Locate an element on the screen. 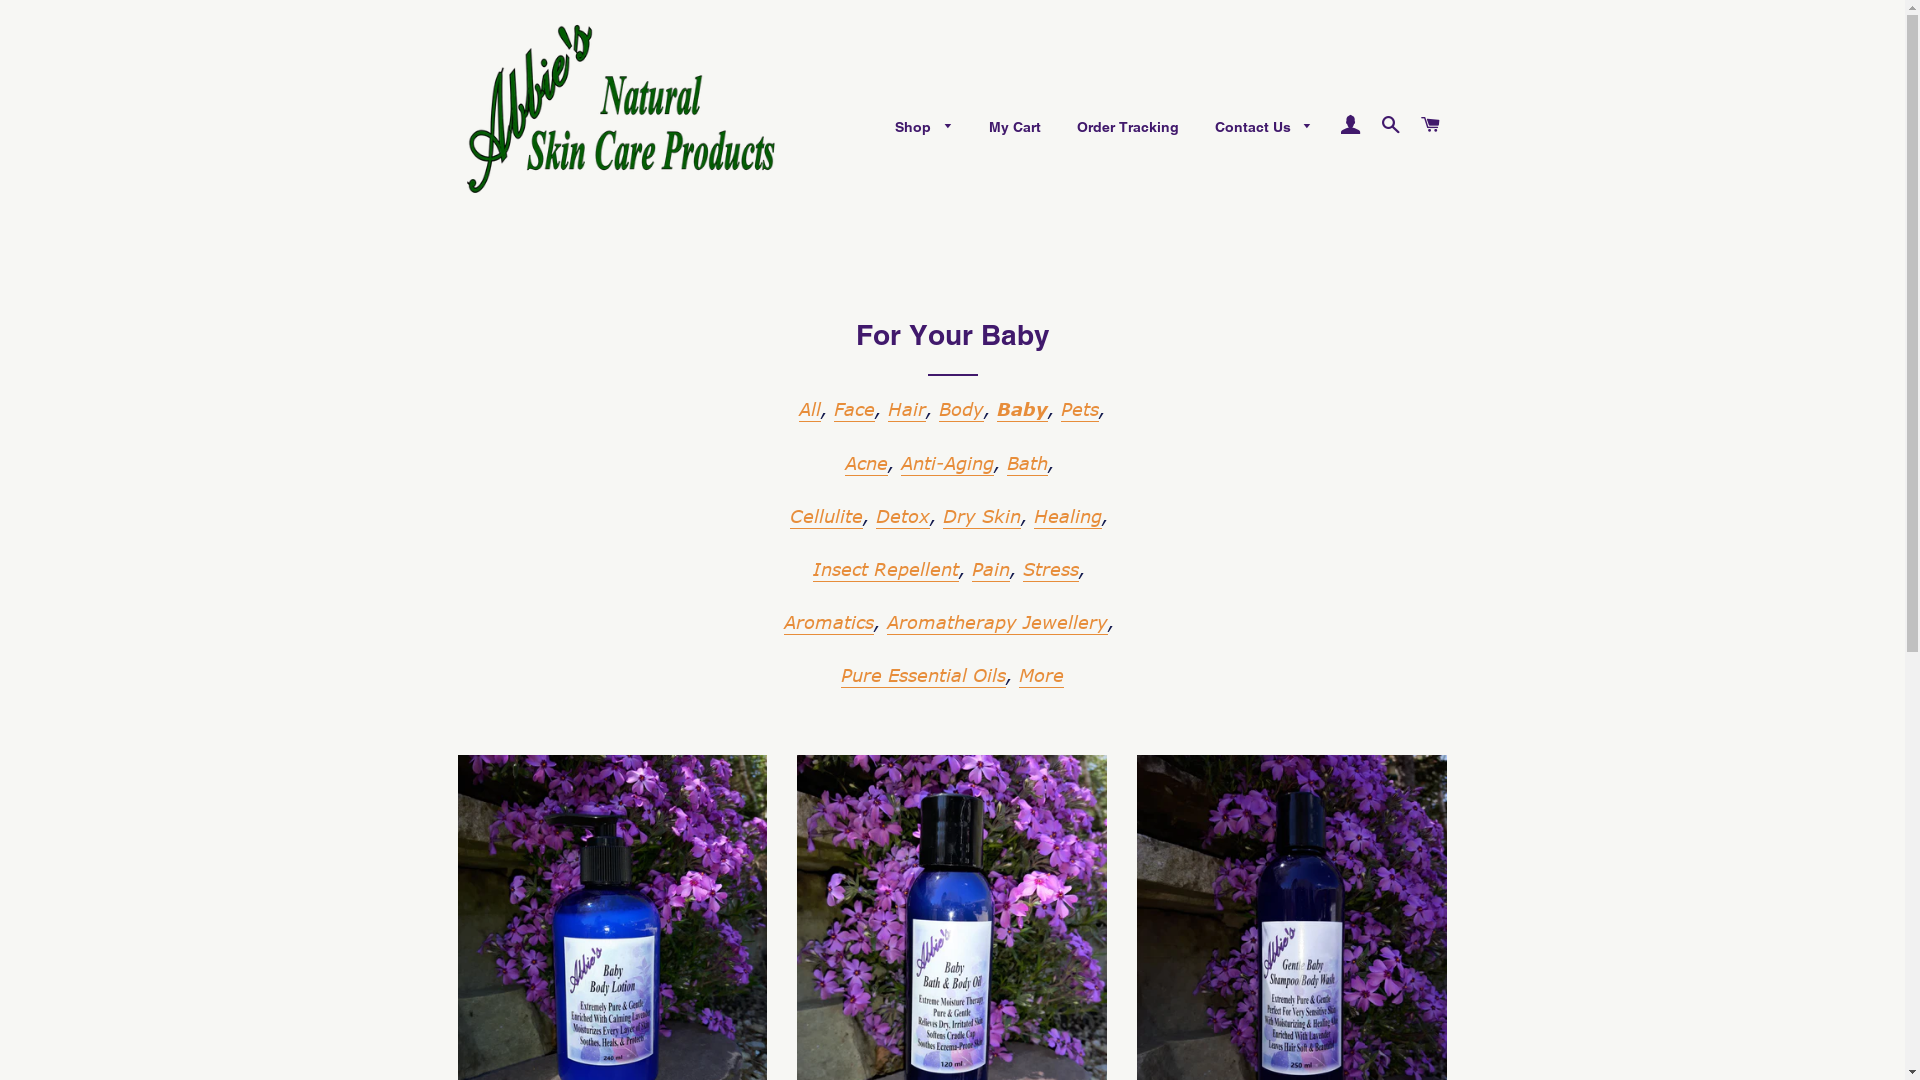 The height and width of the screenshot is (1080, 1920). 'Baby' is located at coordinates (1022, 408).